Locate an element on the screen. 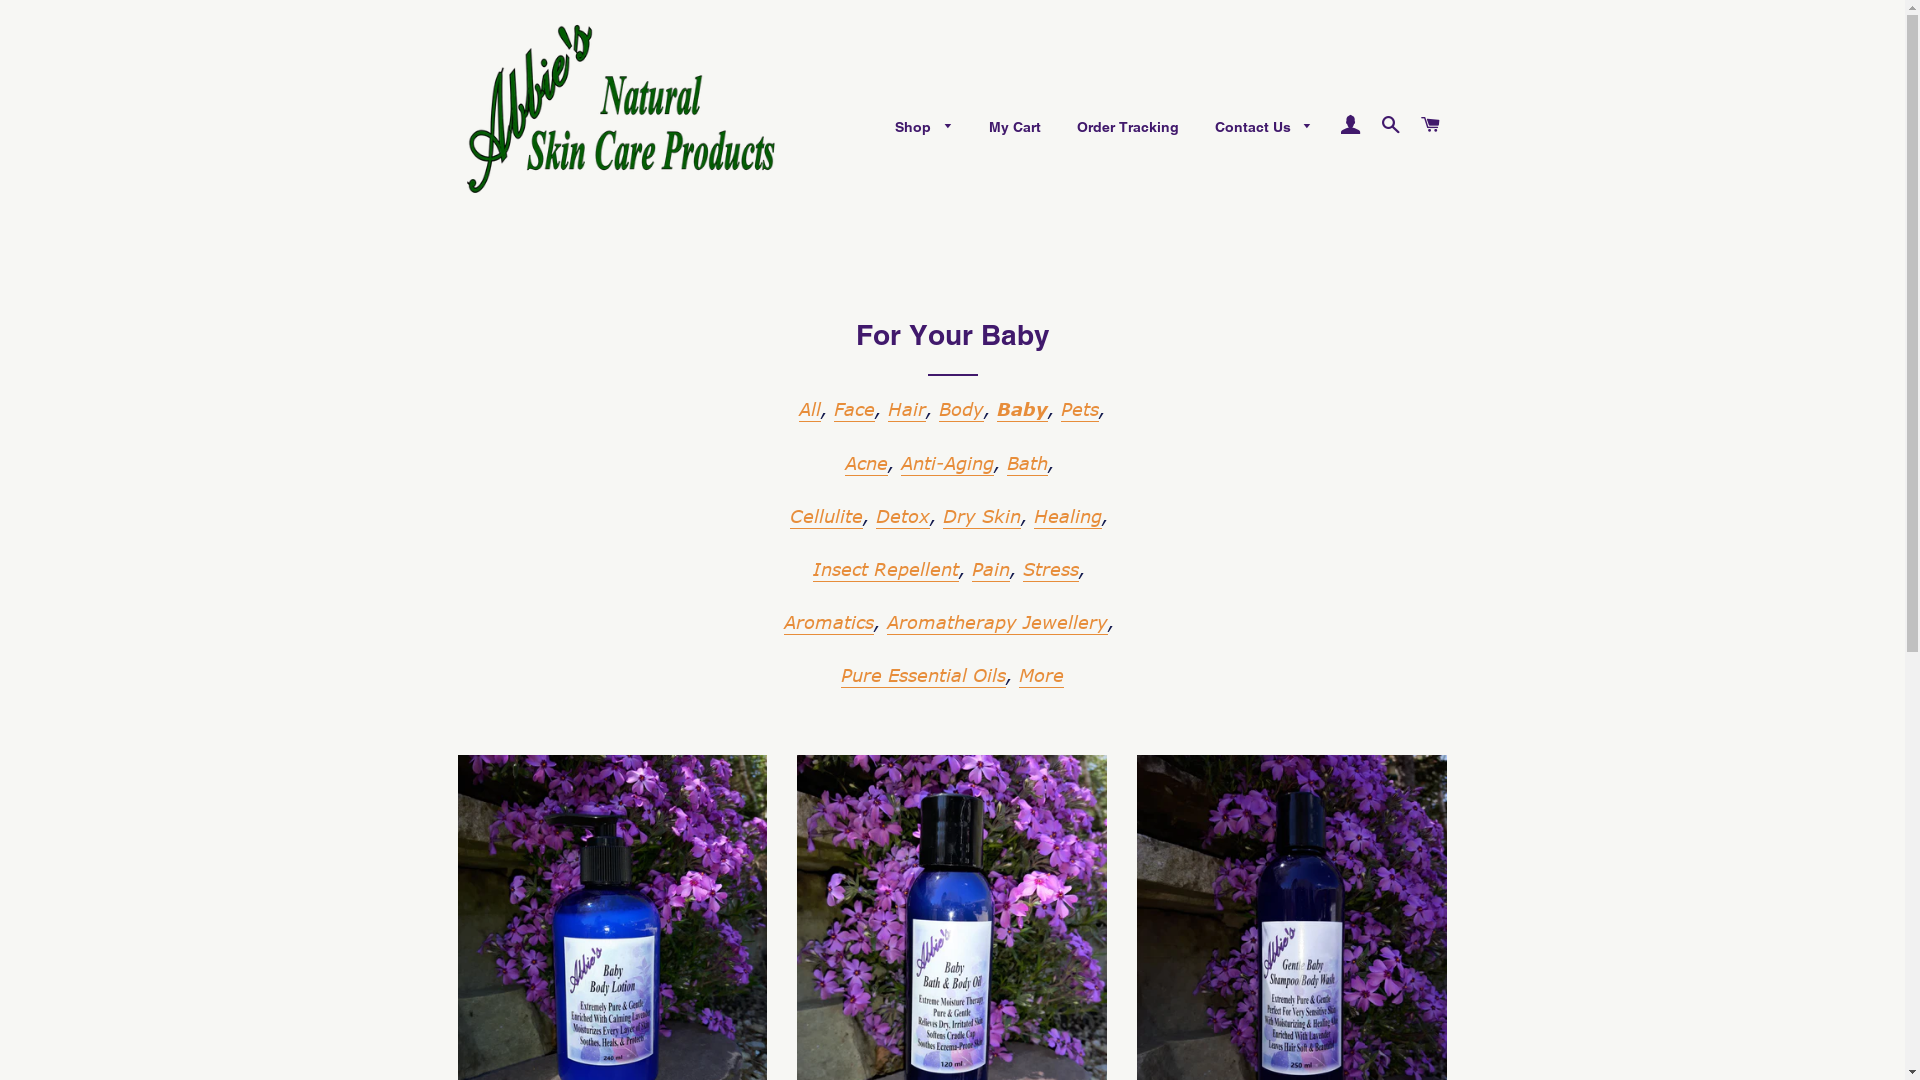 The height and width of the screenshot is (1080, 1920). 'Baby' is located at coordinates (1022, 408).